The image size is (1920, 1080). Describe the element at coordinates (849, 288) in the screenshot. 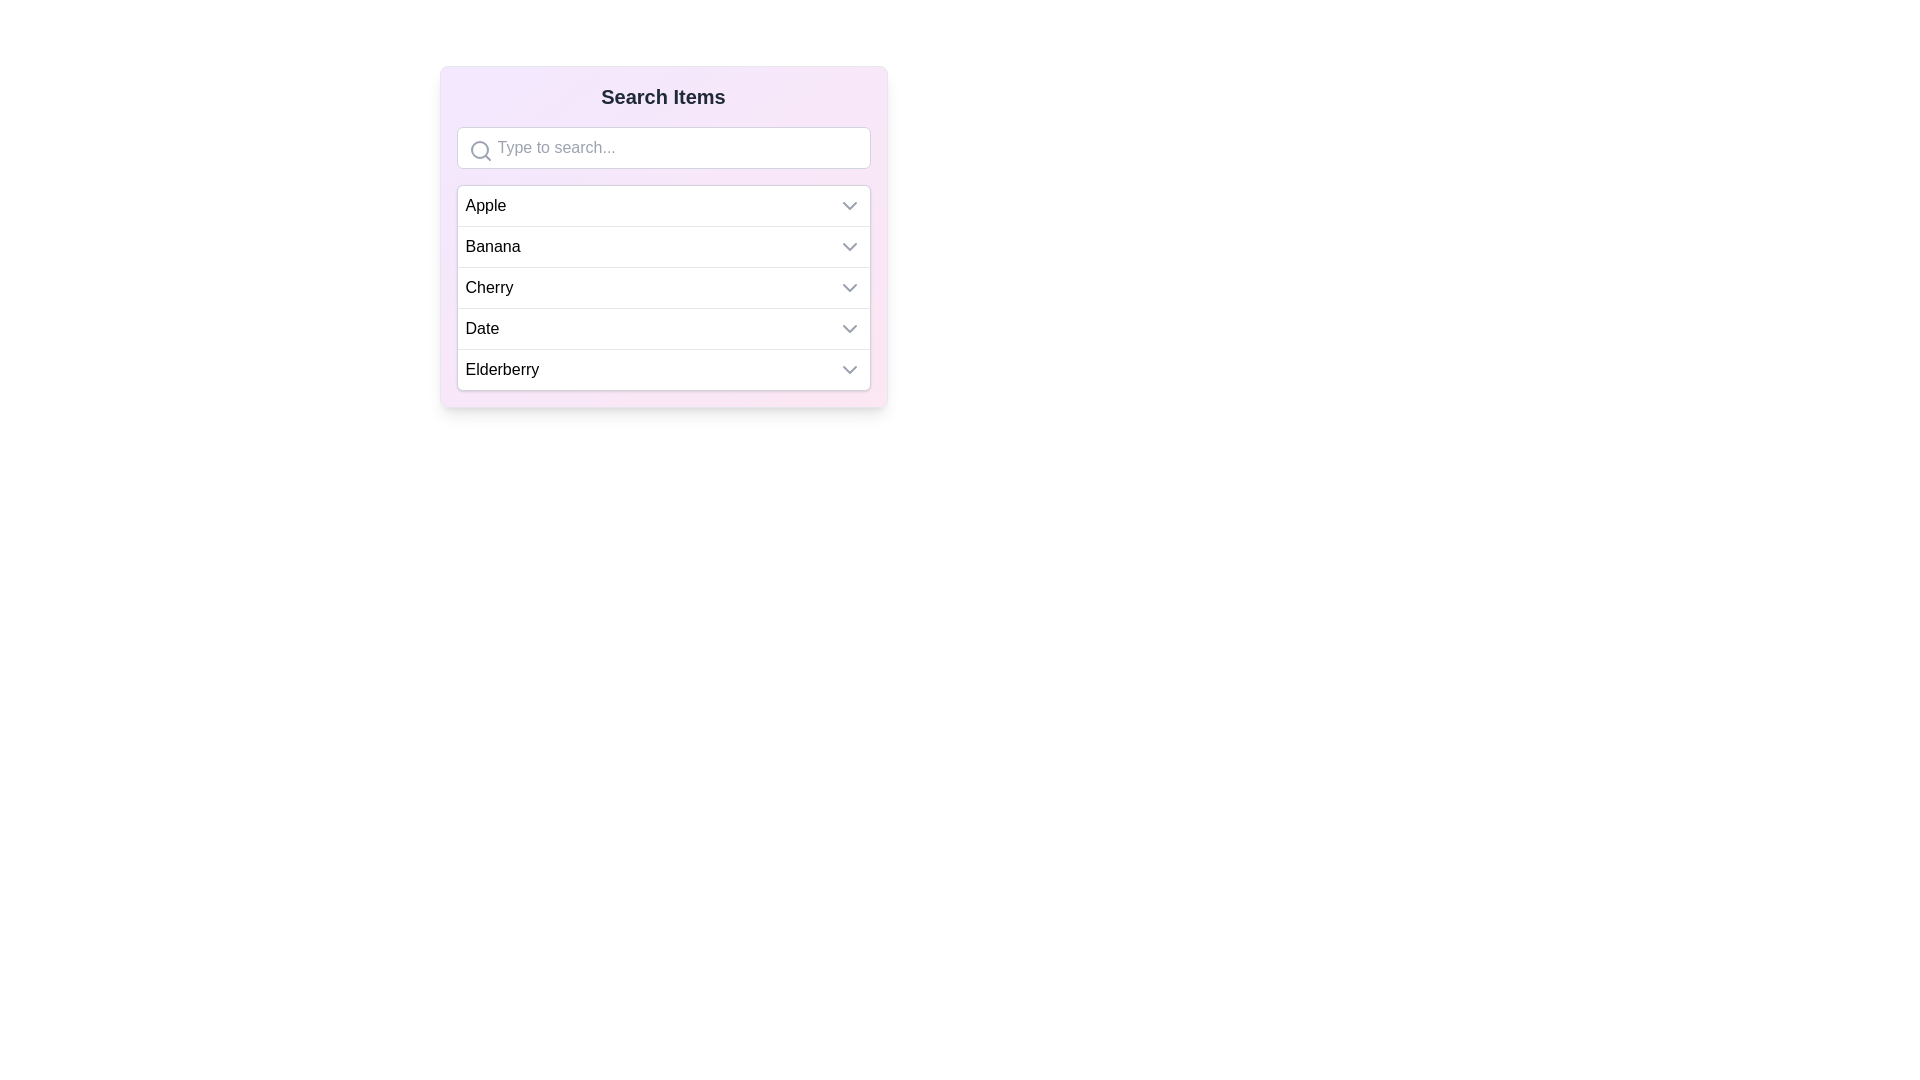

I see `the dropdown toggle icon on the right side of the 'Cherry' row` at that location.